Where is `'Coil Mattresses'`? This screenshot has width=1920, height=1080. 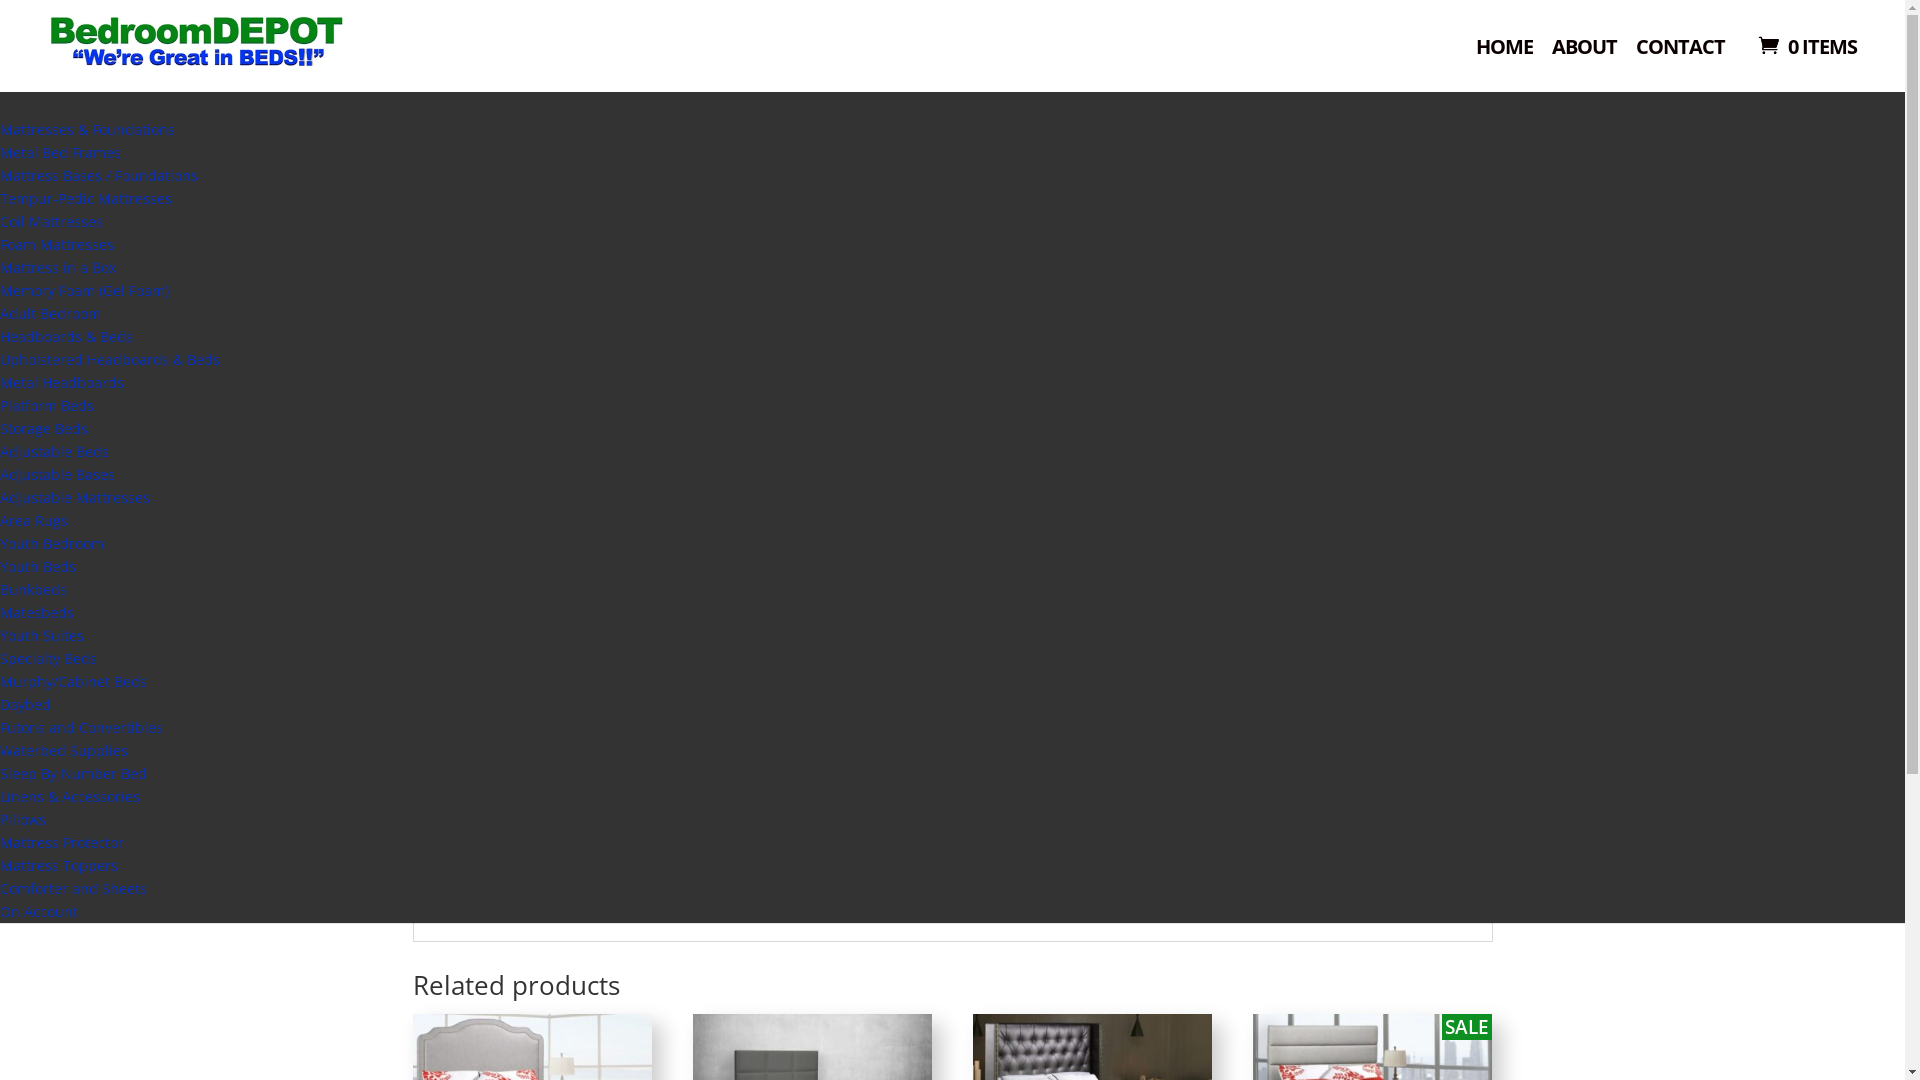
'Coil Mattresses' is located at coordinates (0, 221).